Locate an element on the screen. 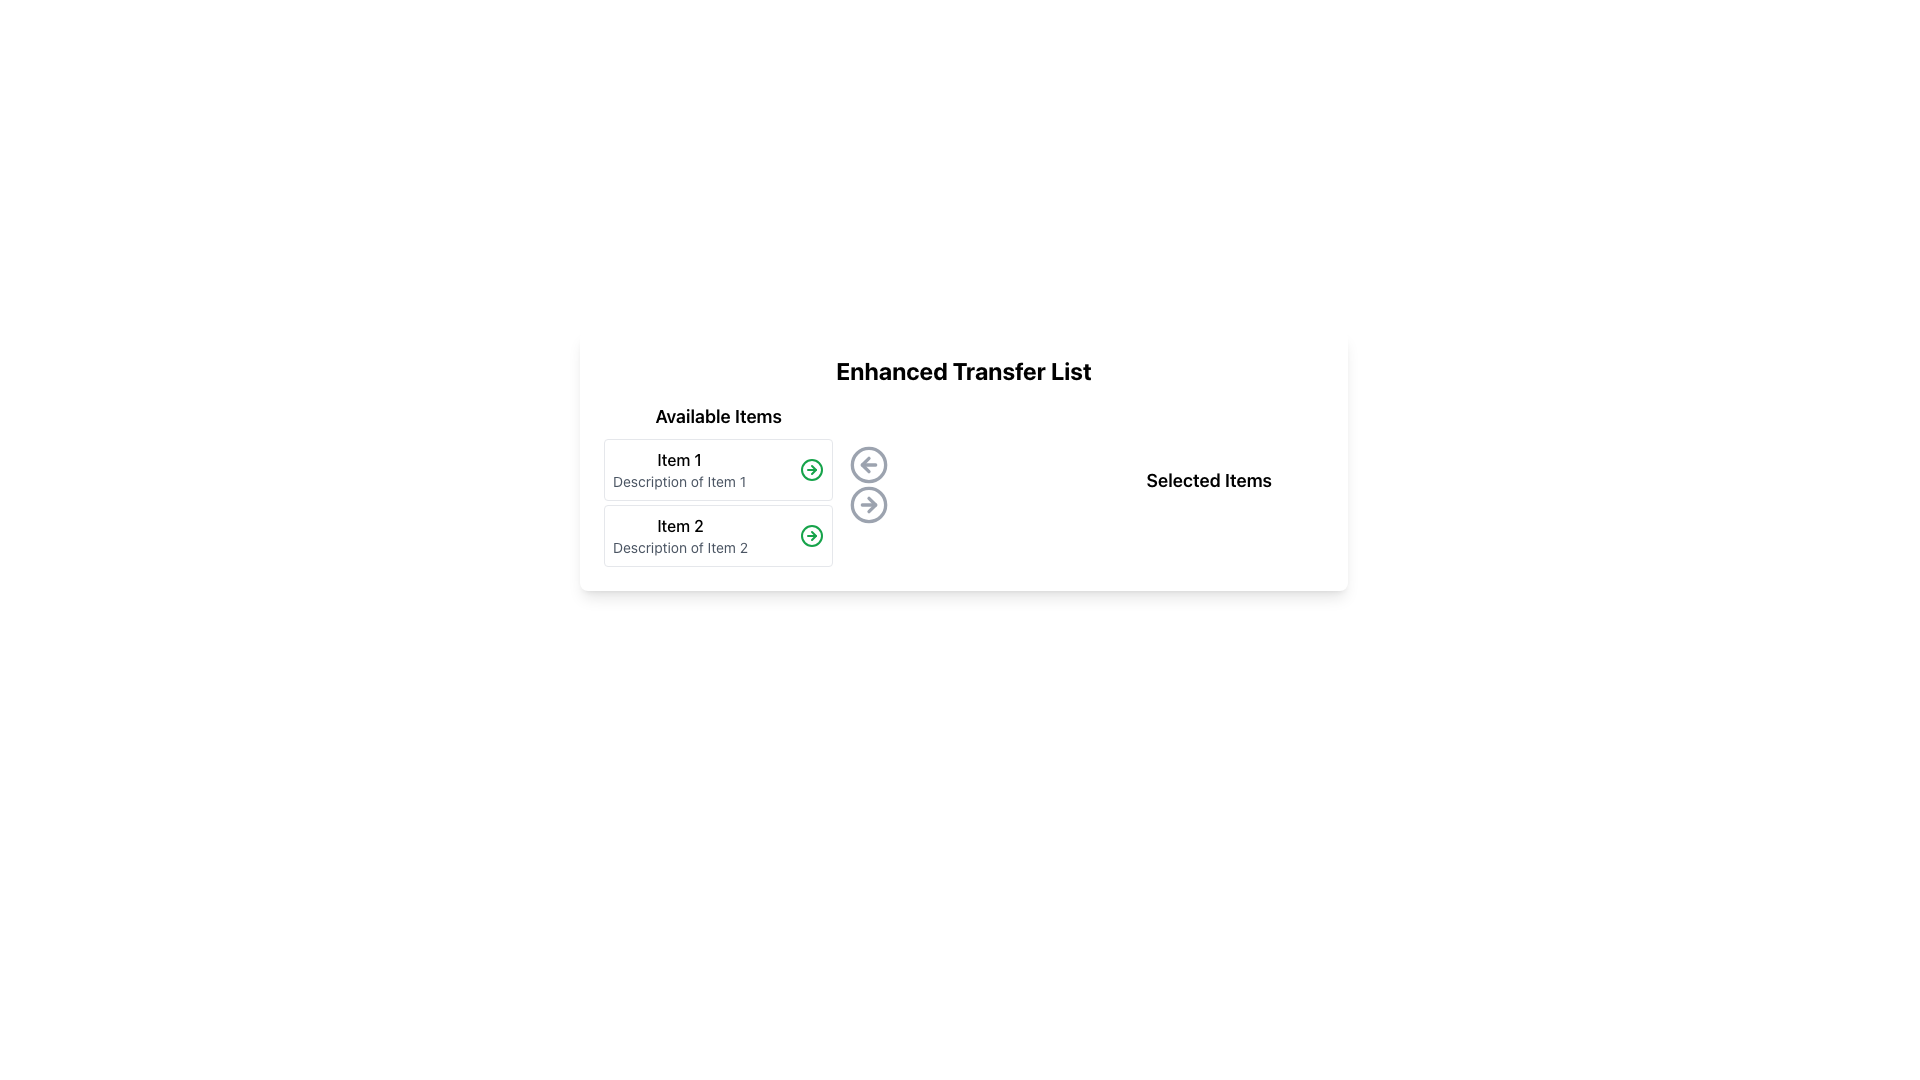  the SVG Circle element of the right-arrow transfer button located in the middle section of the interface is located at coordinates (869, 504).